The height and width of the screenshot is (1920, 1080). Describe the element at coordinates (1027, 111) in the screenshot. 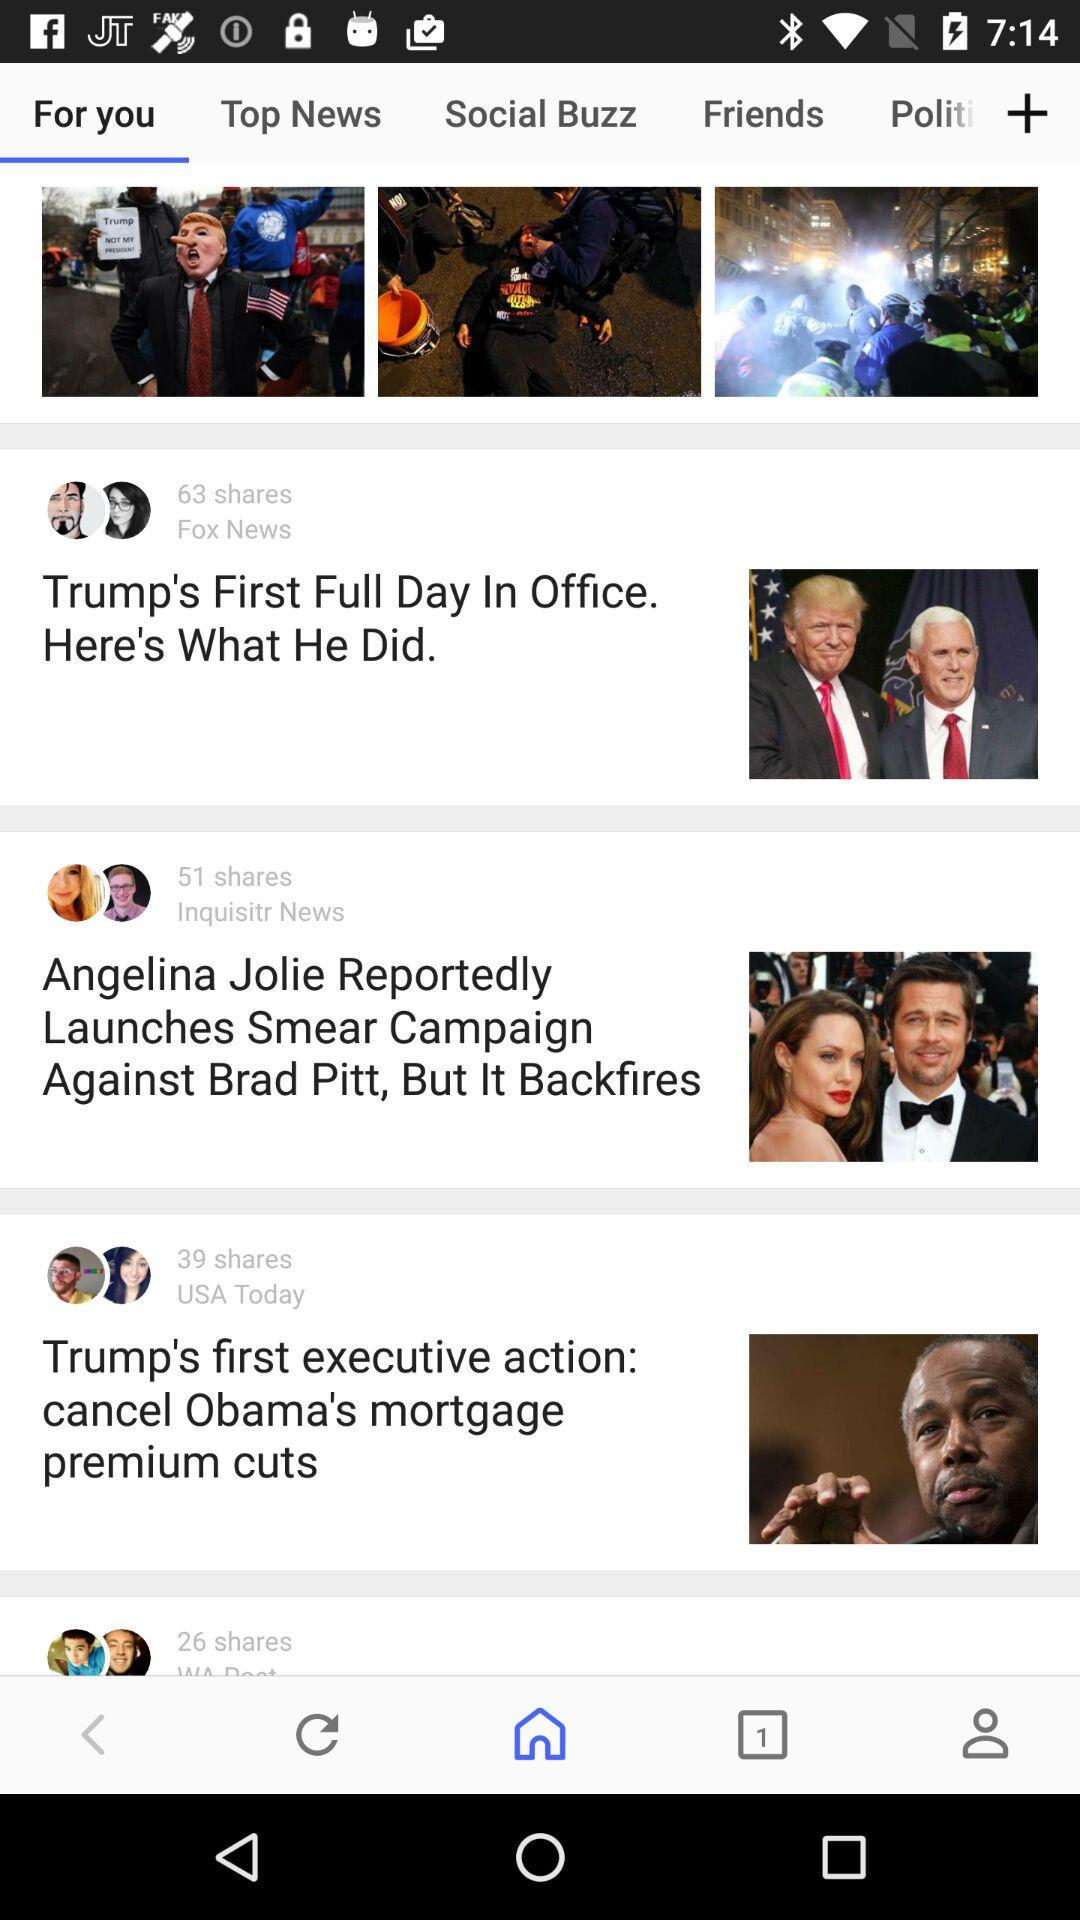

I see `the add icon` at that location.